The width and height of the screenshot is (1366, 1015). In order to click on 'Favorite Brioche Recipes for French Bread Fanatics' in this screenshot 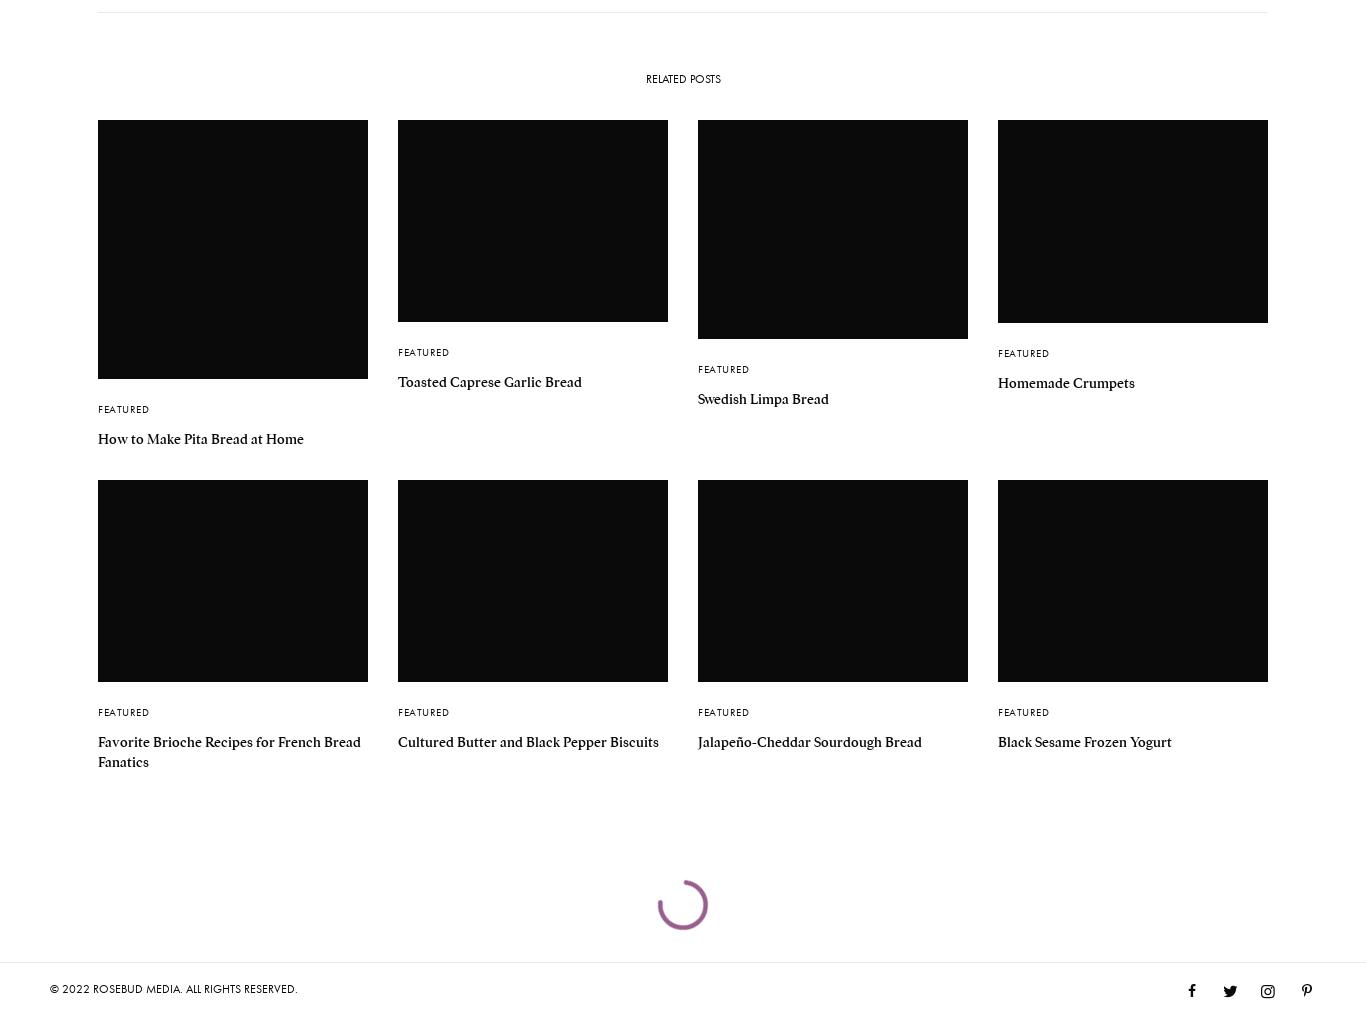, I will do `click(97, 750)`.